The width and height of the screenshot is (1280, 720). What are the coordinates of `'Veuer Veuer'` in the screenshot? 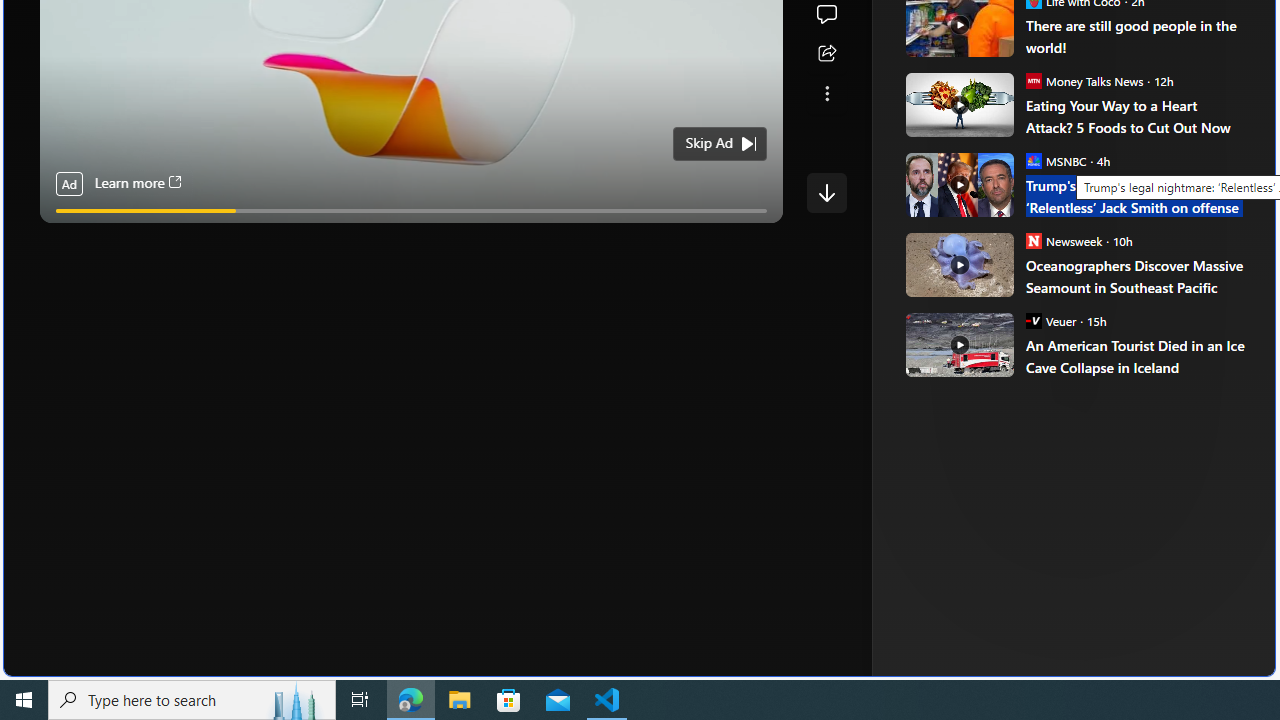 It's located at (1049, 319).